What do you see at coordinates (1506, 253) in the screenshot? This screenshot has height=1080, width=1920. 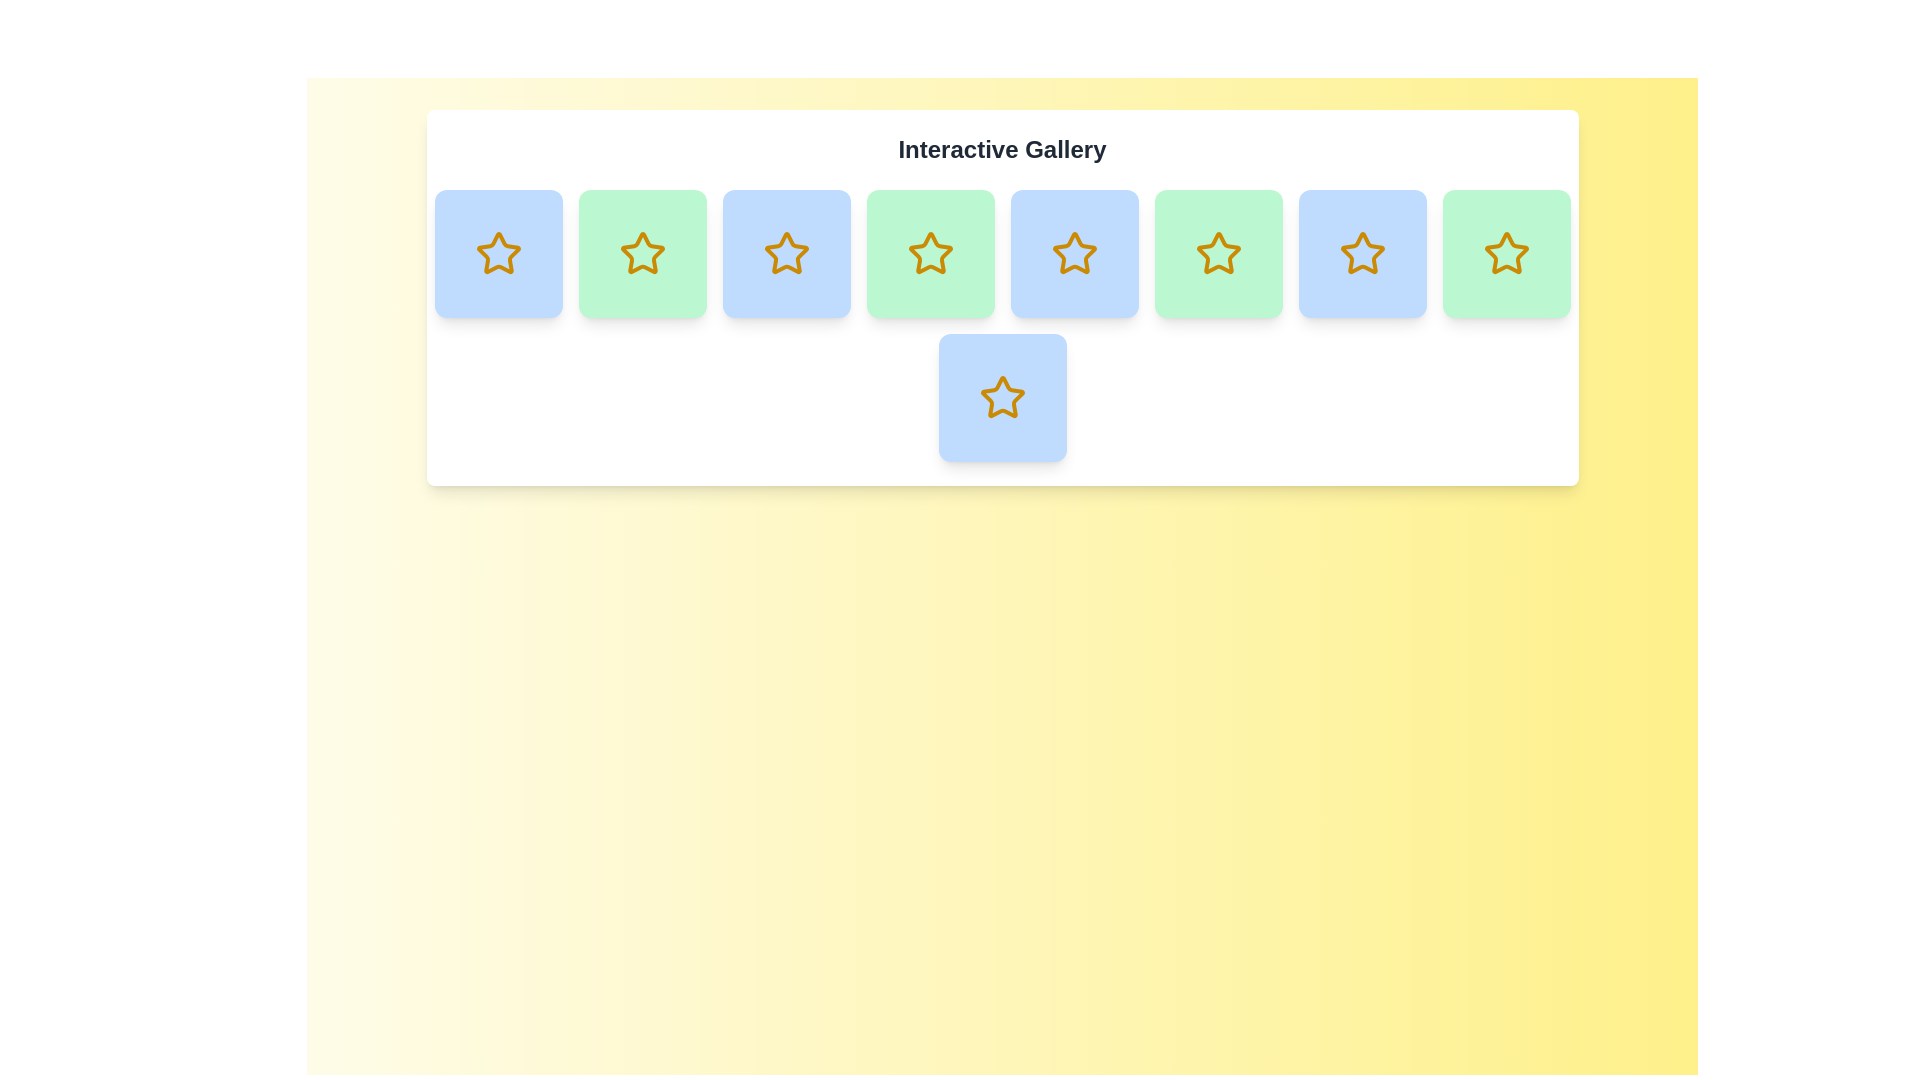 I see `the star icon, which is the seventh element in a horizontally aligned gallery` at bounding box center [1506, 253].